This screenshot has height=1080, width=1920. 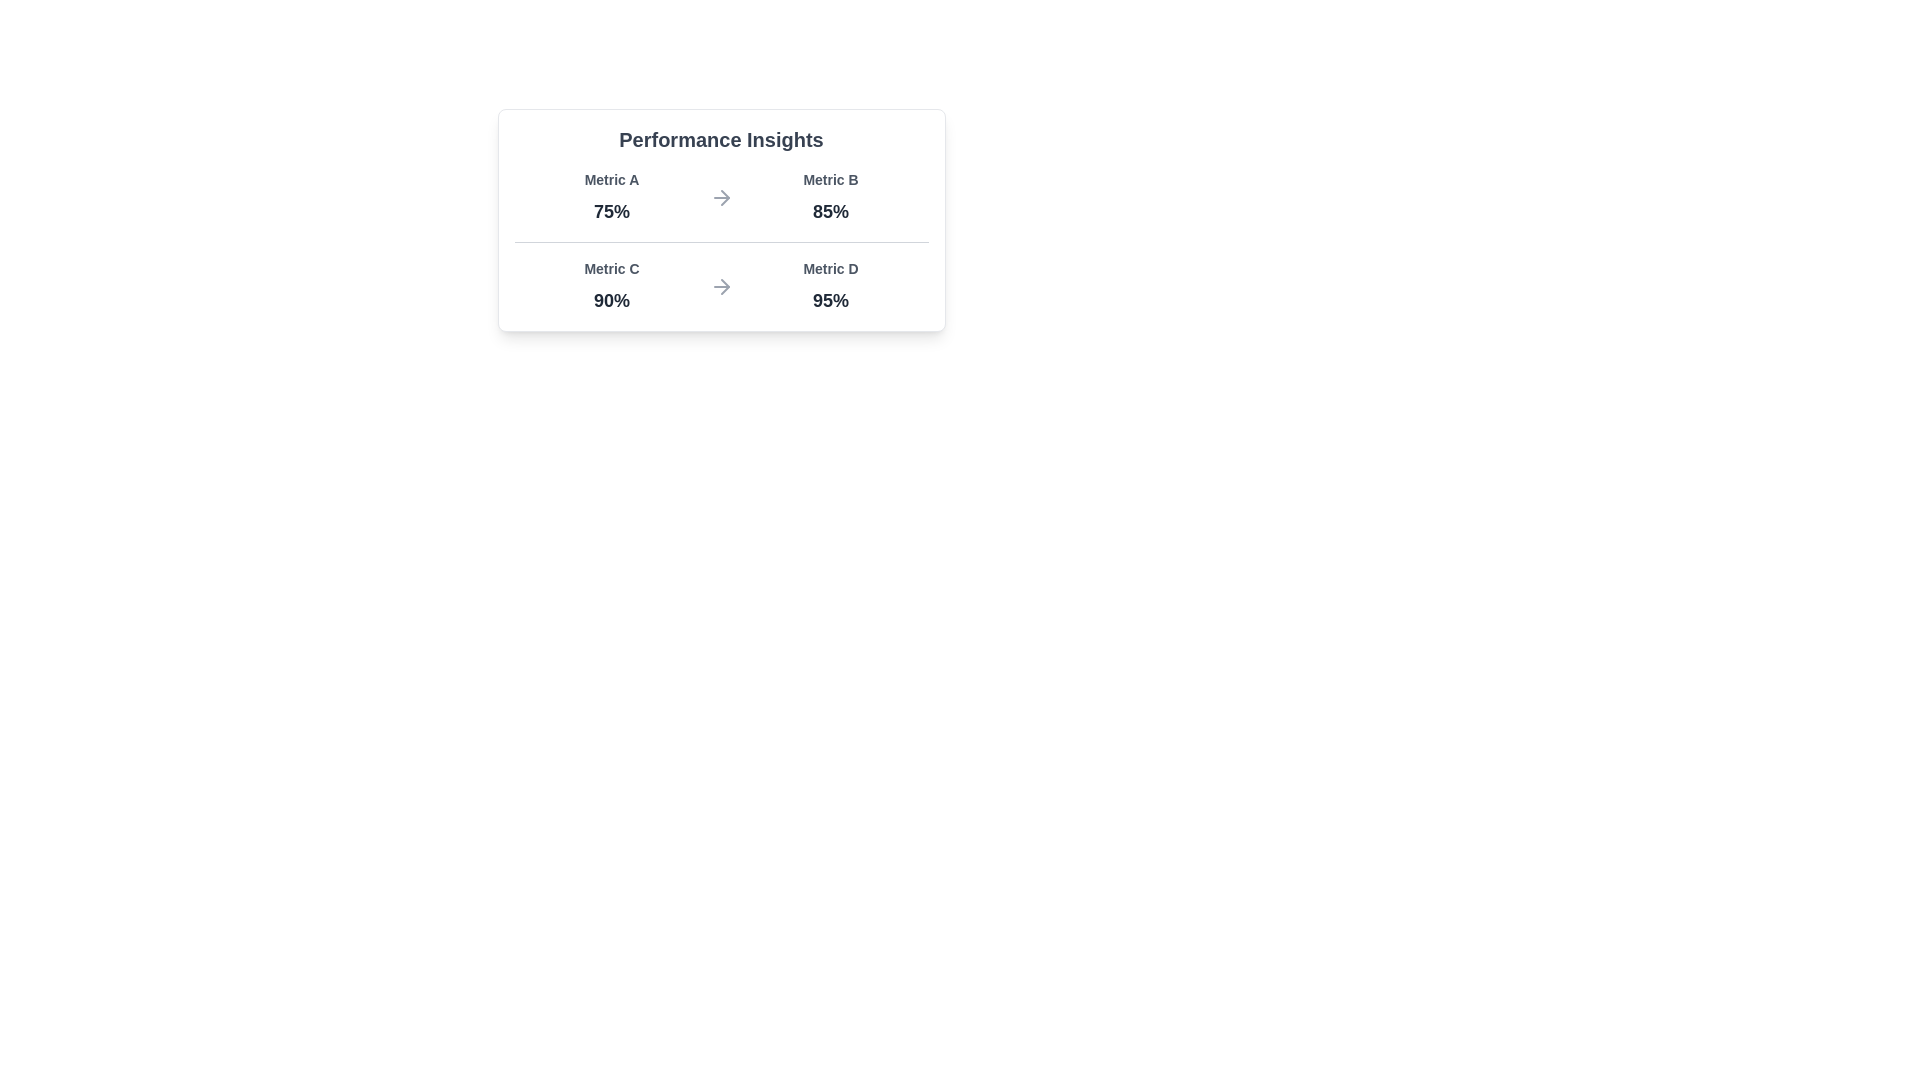 I want to click on the triangular arrowhead pointing right within the arrow-shaped SVG icon that separates 'Metric C' and 'Metric D', so click(x=723, y=286).